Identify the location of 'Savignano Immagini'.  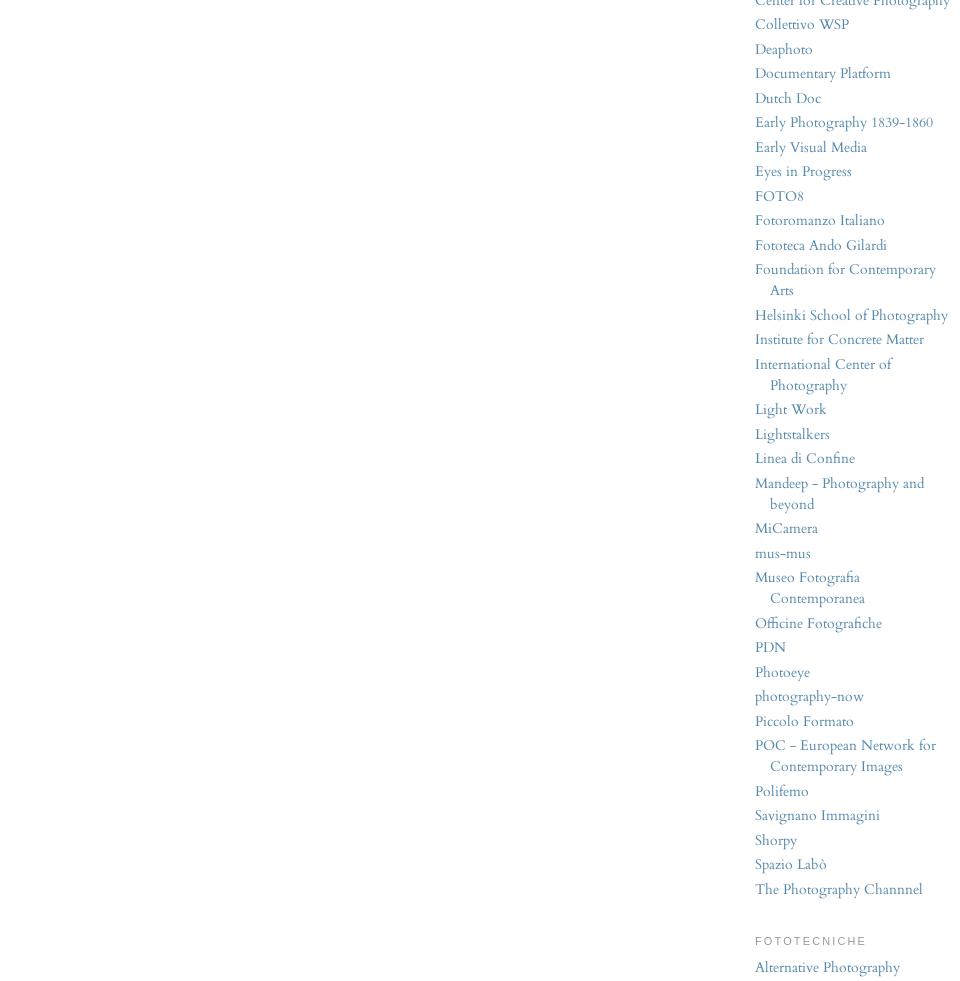
(754, 815).